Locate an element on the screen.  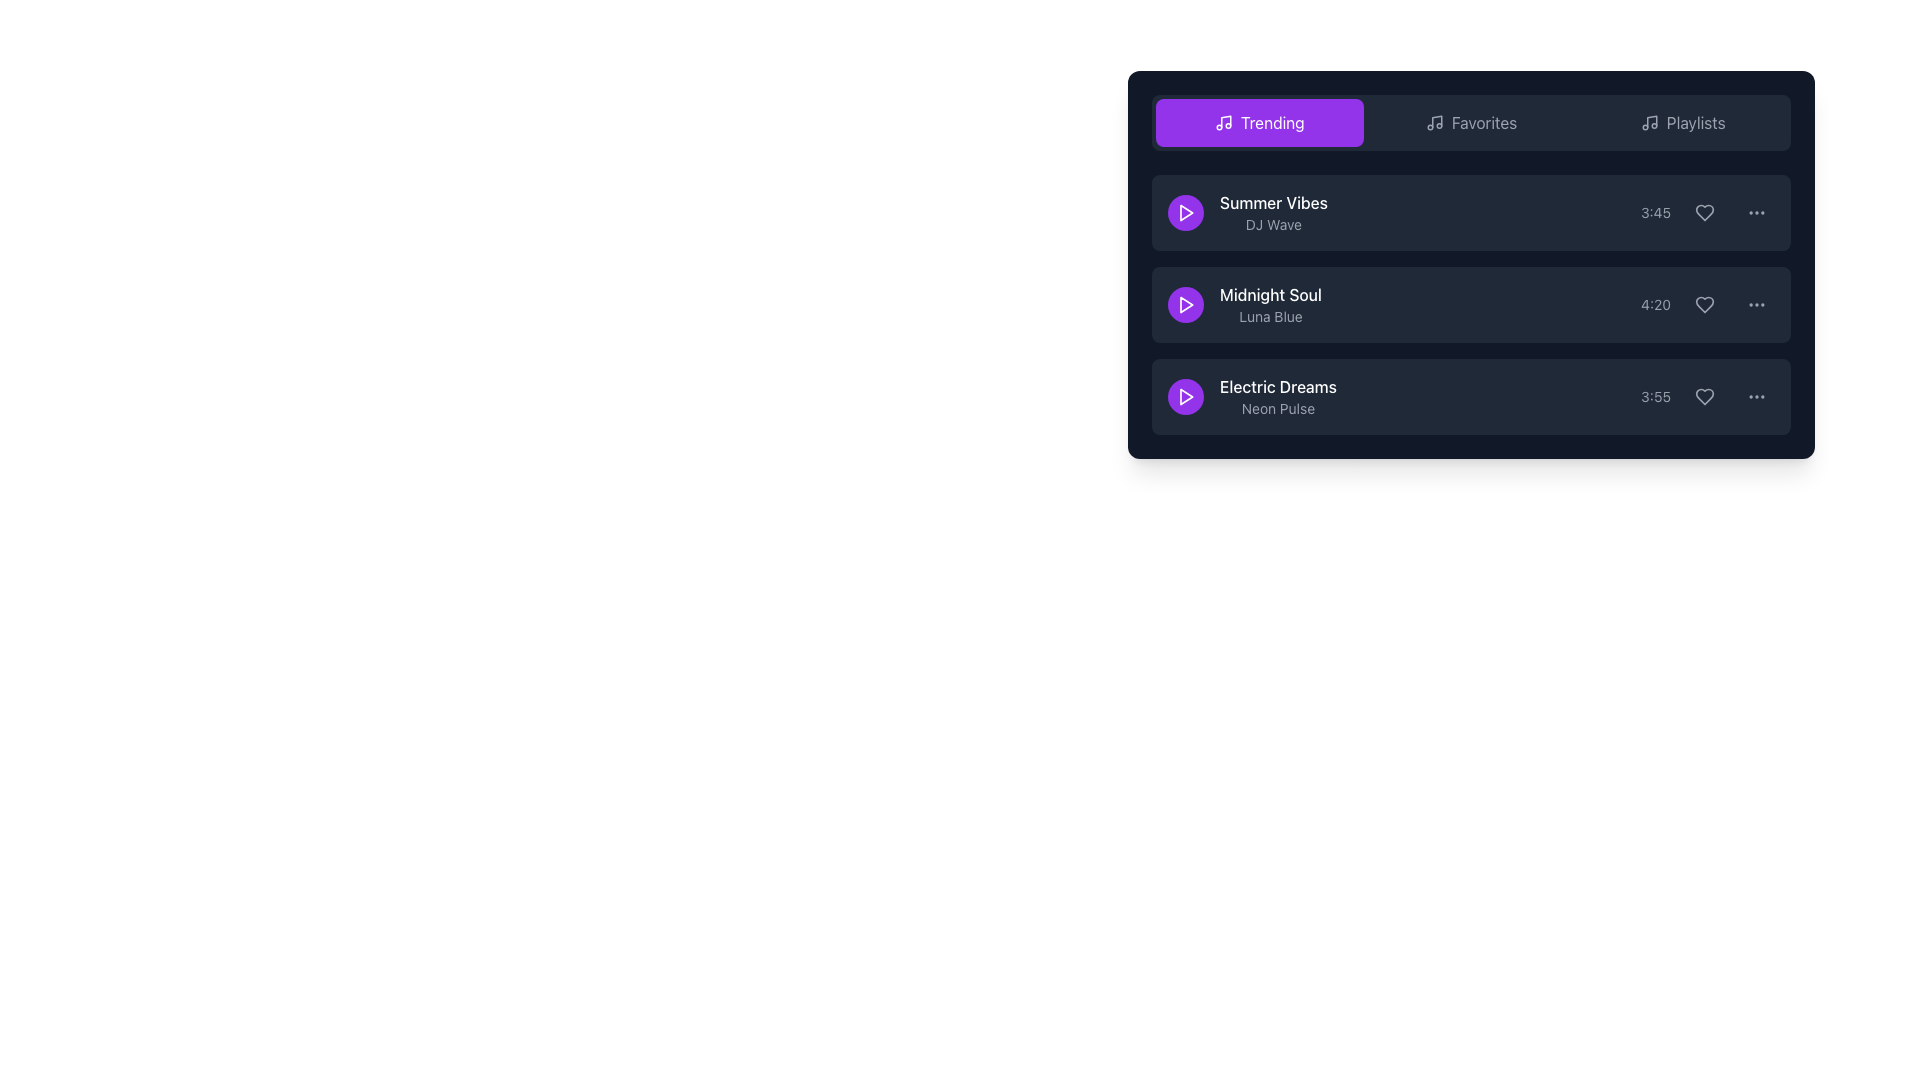
the text label that serves as a subtitle or supplementary information for the main title 'Midnight Soul', located in the second row of the list directly below the main title is located at coordinates (1270, 315).